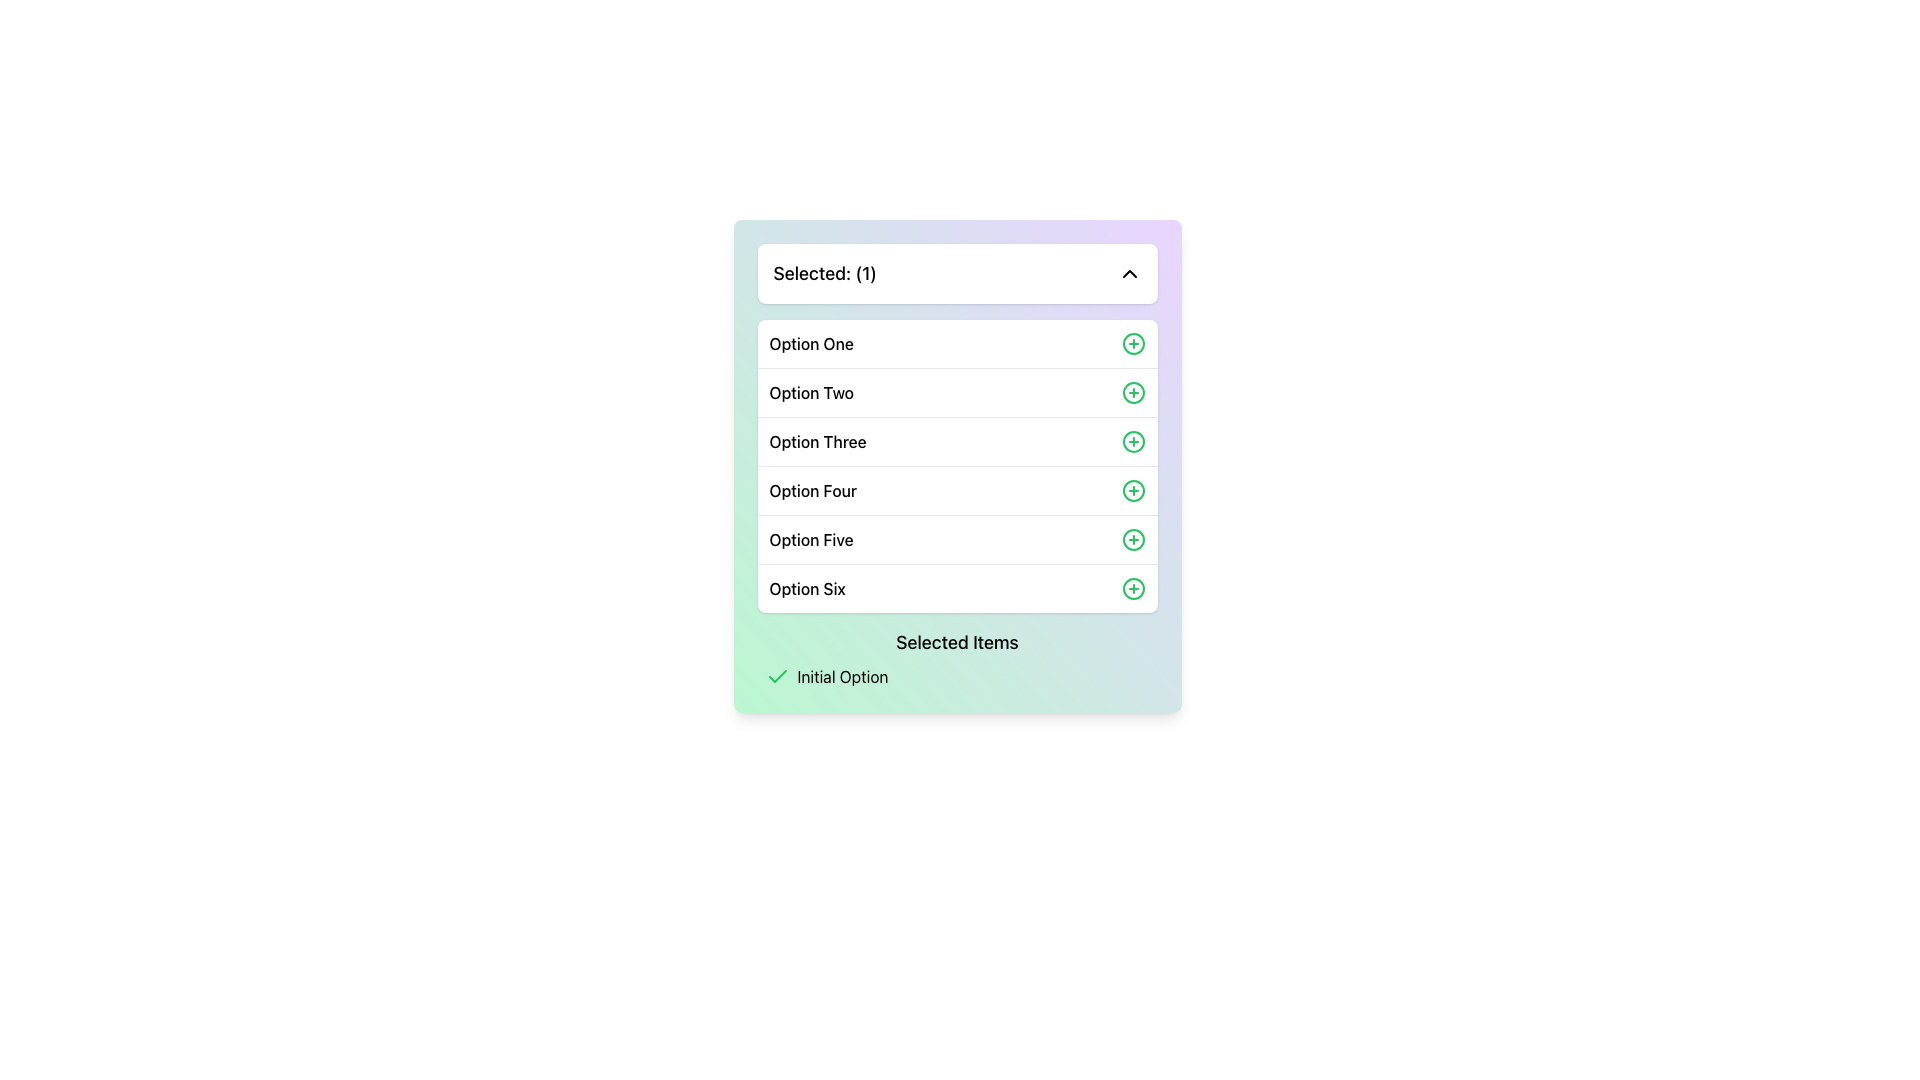 The height and width of the screenshot is (1080, 1920). I want to click on the circular button with a plus sign, which is styled with a green outline and white background, located beside the 'Option Six' label, so click(1133, 588).